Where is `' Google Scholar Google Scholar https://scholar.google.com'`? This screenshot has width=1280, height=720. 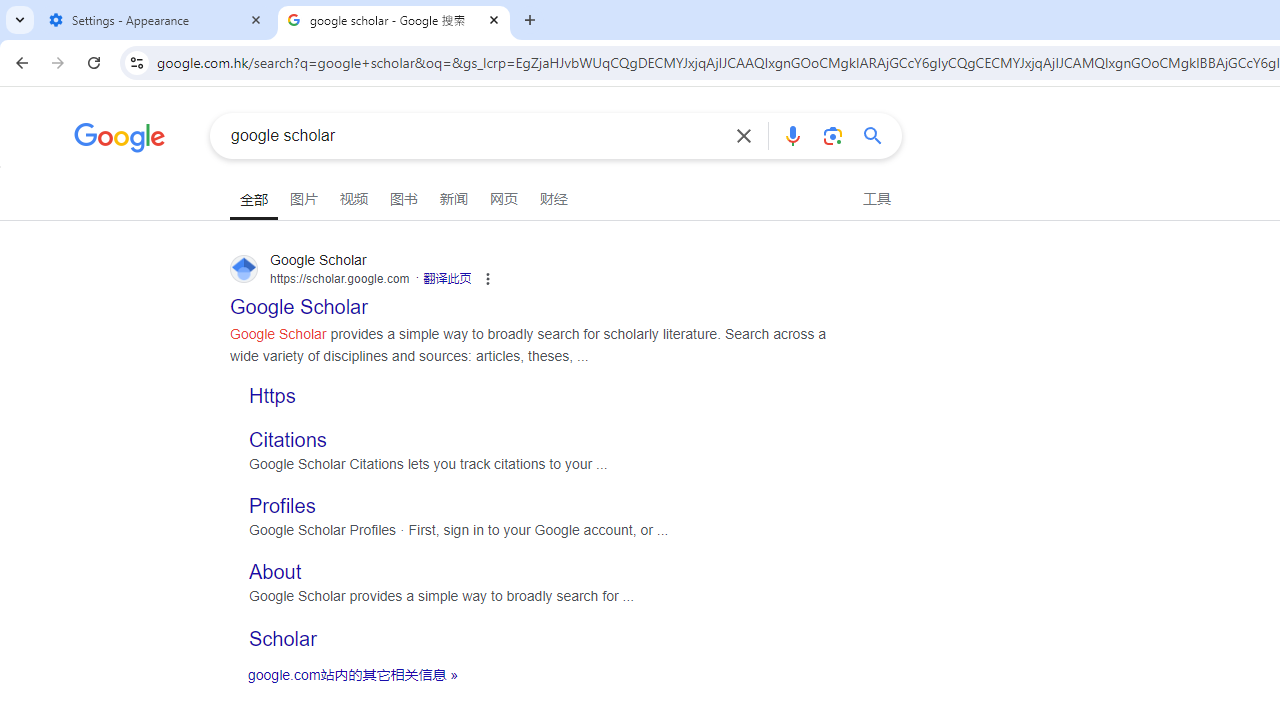
' Google Scholar Google Scholar https://scholar.google.com' is located at coordinates (298, 301).